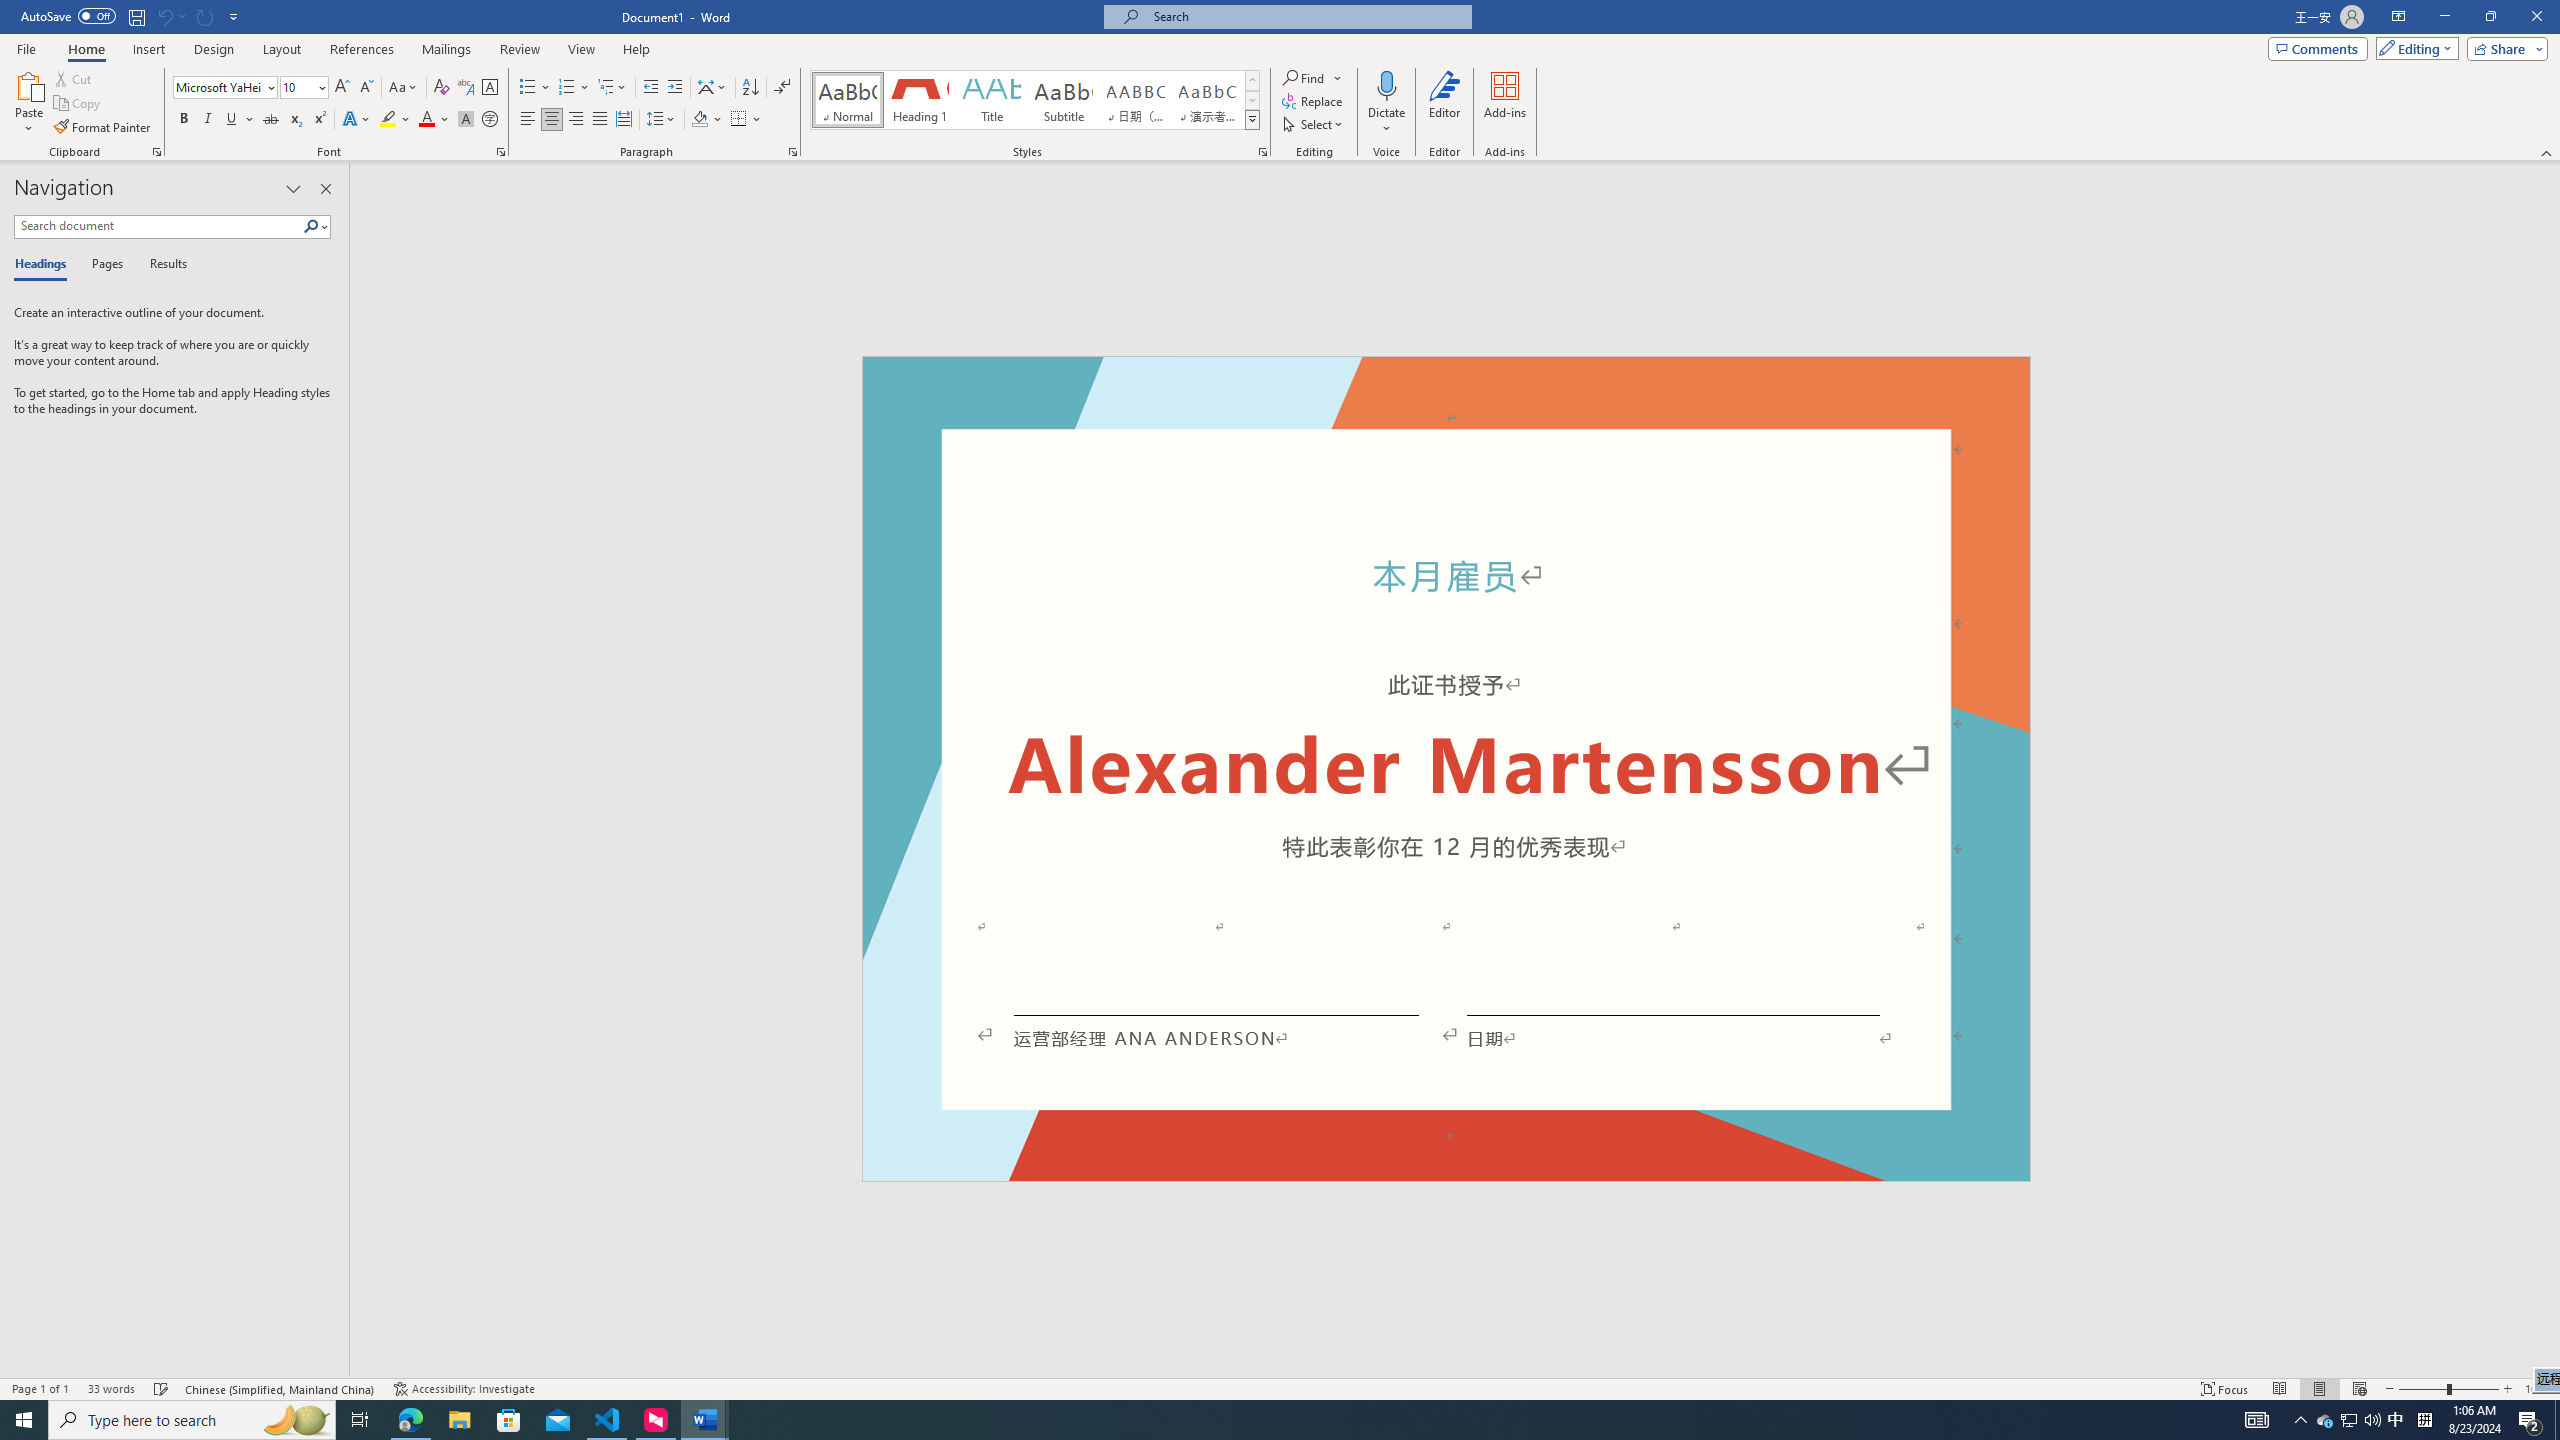  What do you see at coordinates (362, 49) in the screenshot?
I see `'References'` at bounding box center [362, 49].